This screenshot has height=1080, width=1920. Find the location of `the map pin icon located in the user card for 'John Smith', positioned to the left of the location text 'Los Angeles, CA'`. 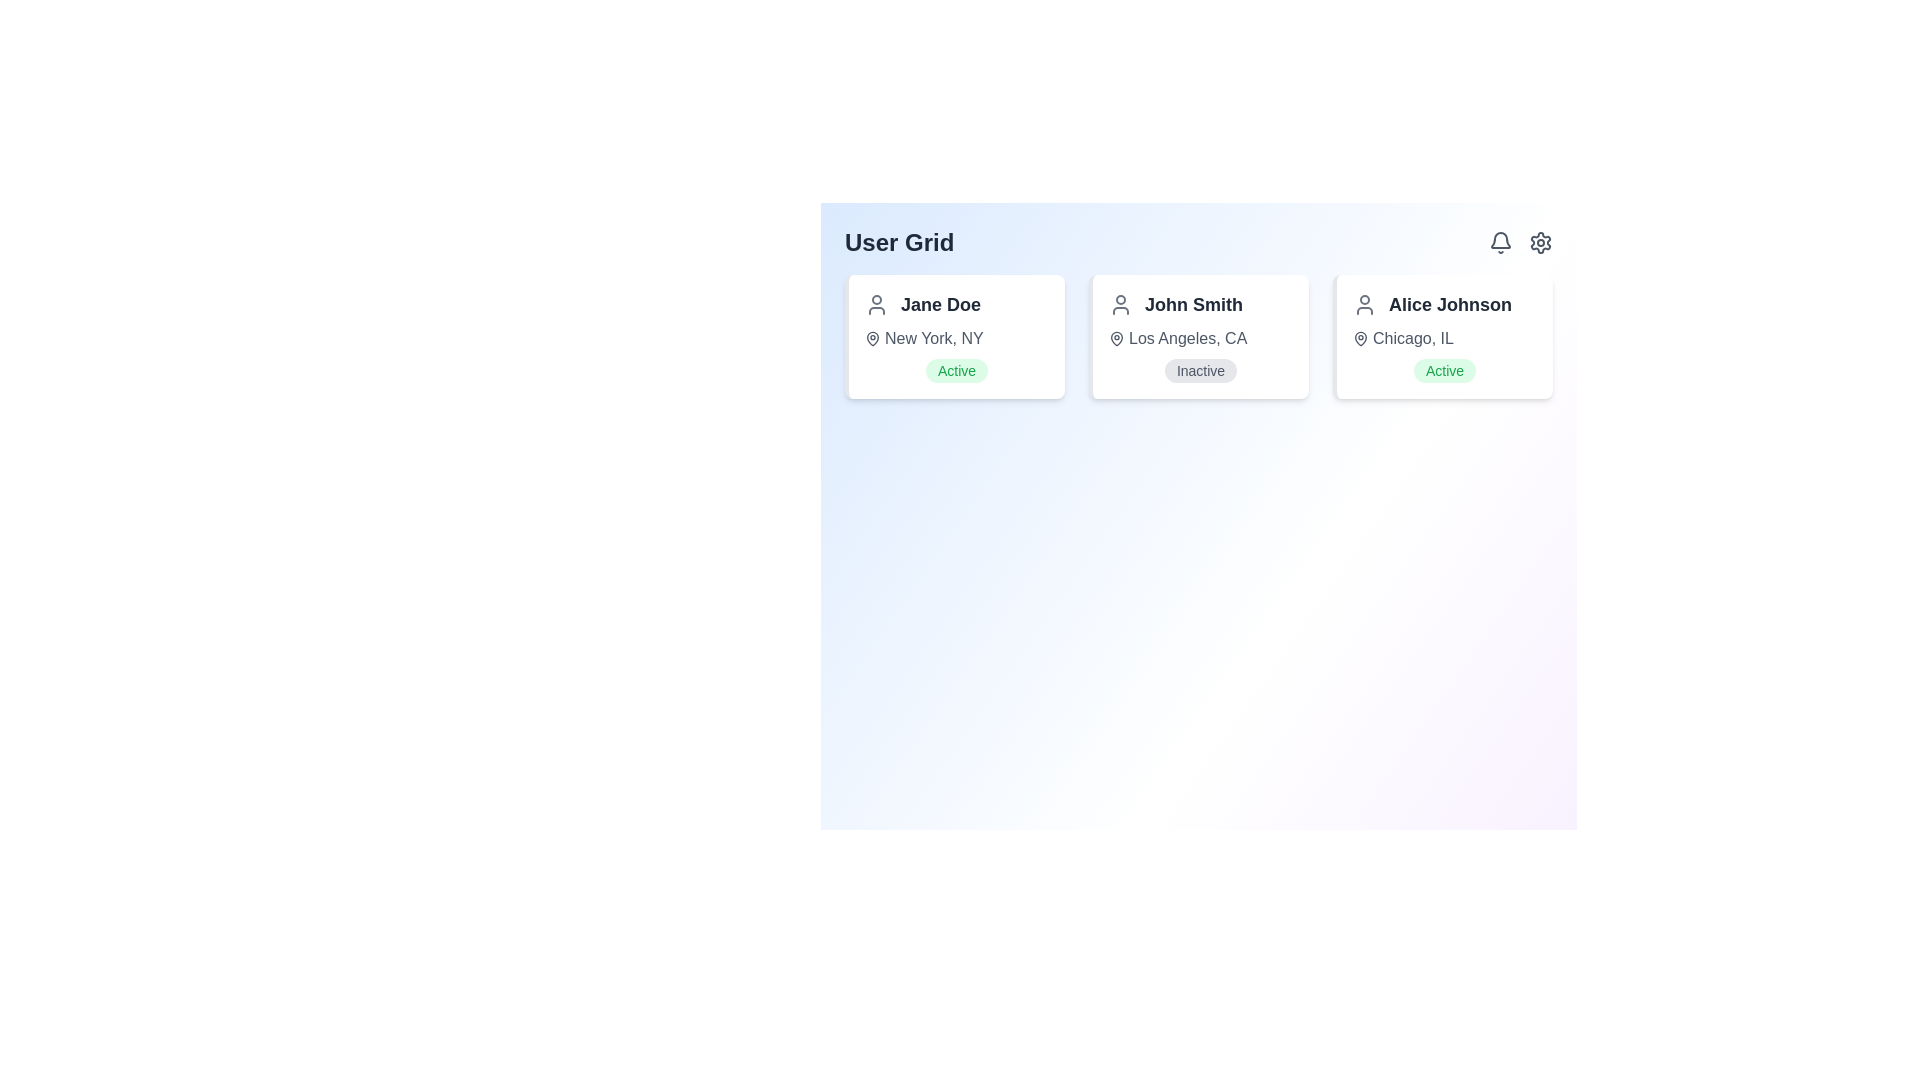

the map pin icon located in the user card for 'John Smith', positioned to the left of the location text 'Los Angeles, CA' is located at coordinates (1116, 337).